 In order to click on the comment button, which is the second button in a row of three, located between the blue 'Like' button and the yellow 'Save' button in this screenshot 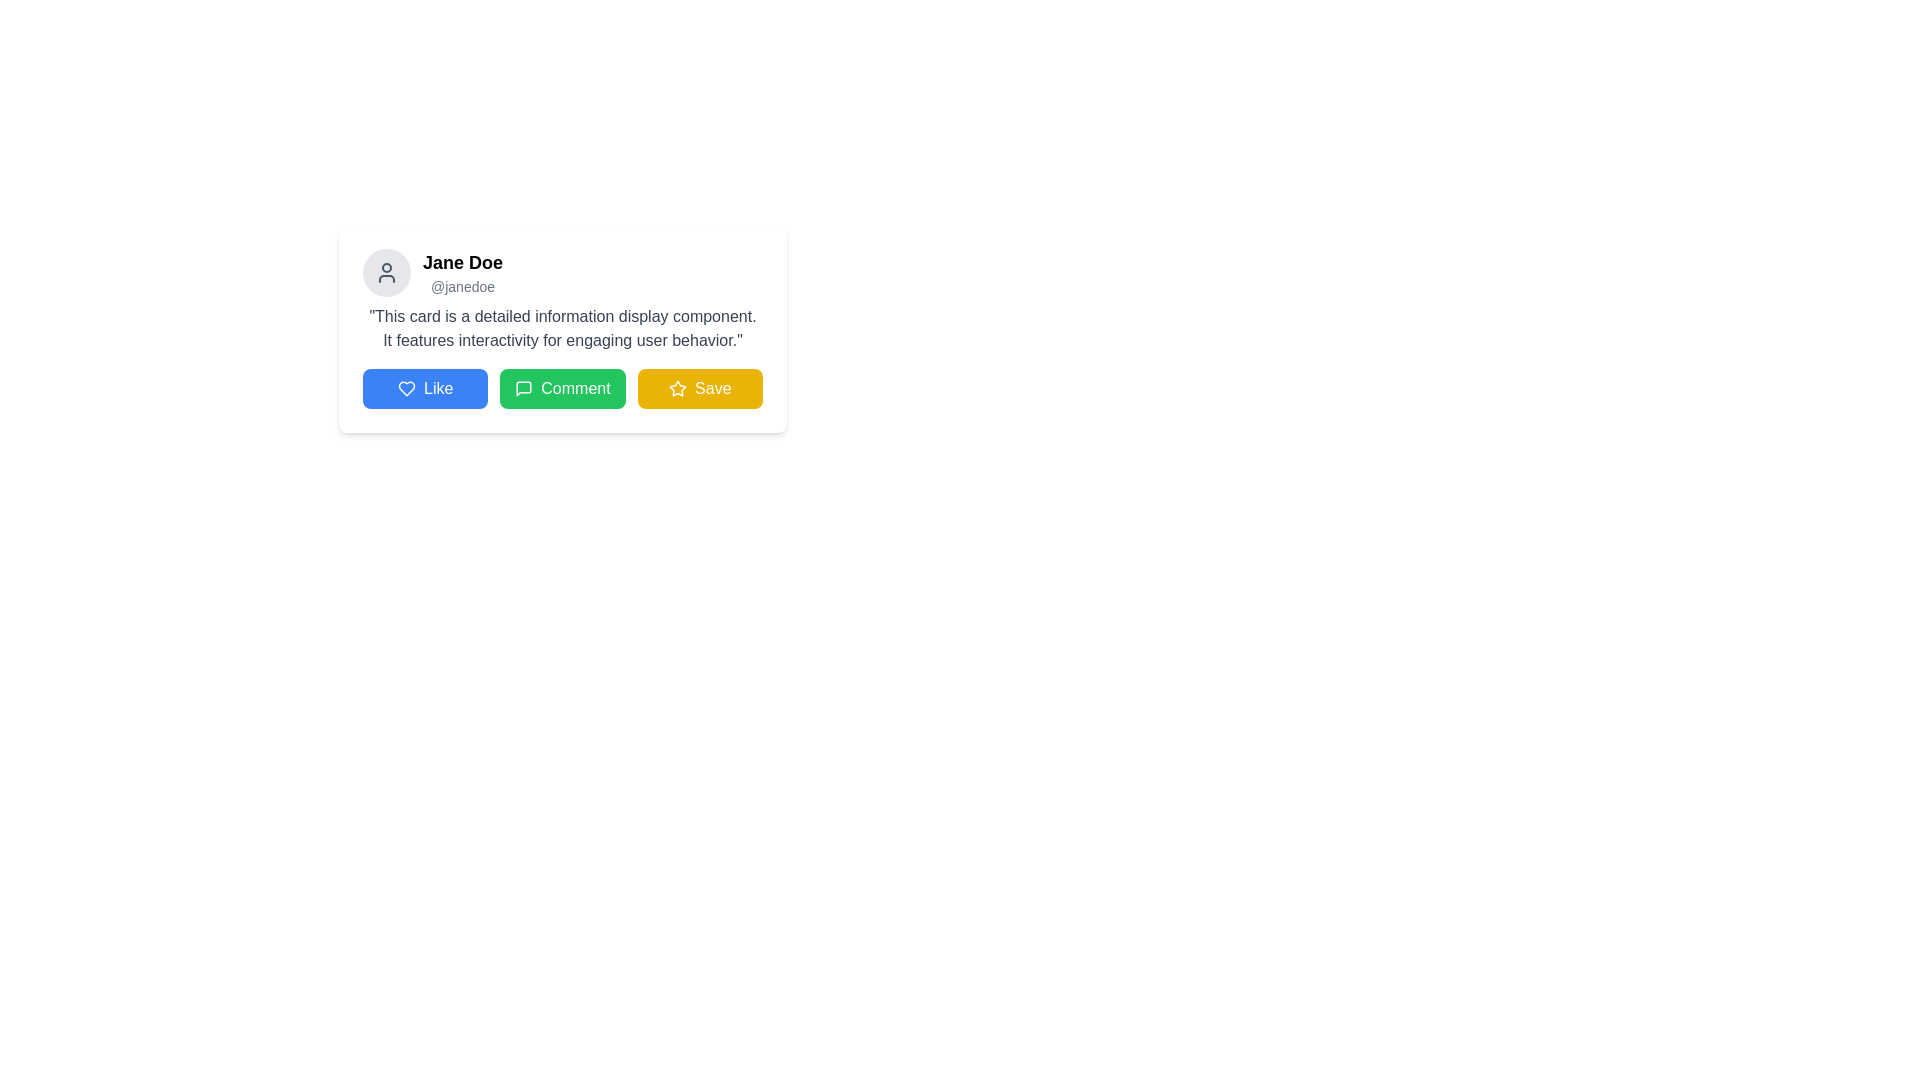, I will do `click(561, 389)`.